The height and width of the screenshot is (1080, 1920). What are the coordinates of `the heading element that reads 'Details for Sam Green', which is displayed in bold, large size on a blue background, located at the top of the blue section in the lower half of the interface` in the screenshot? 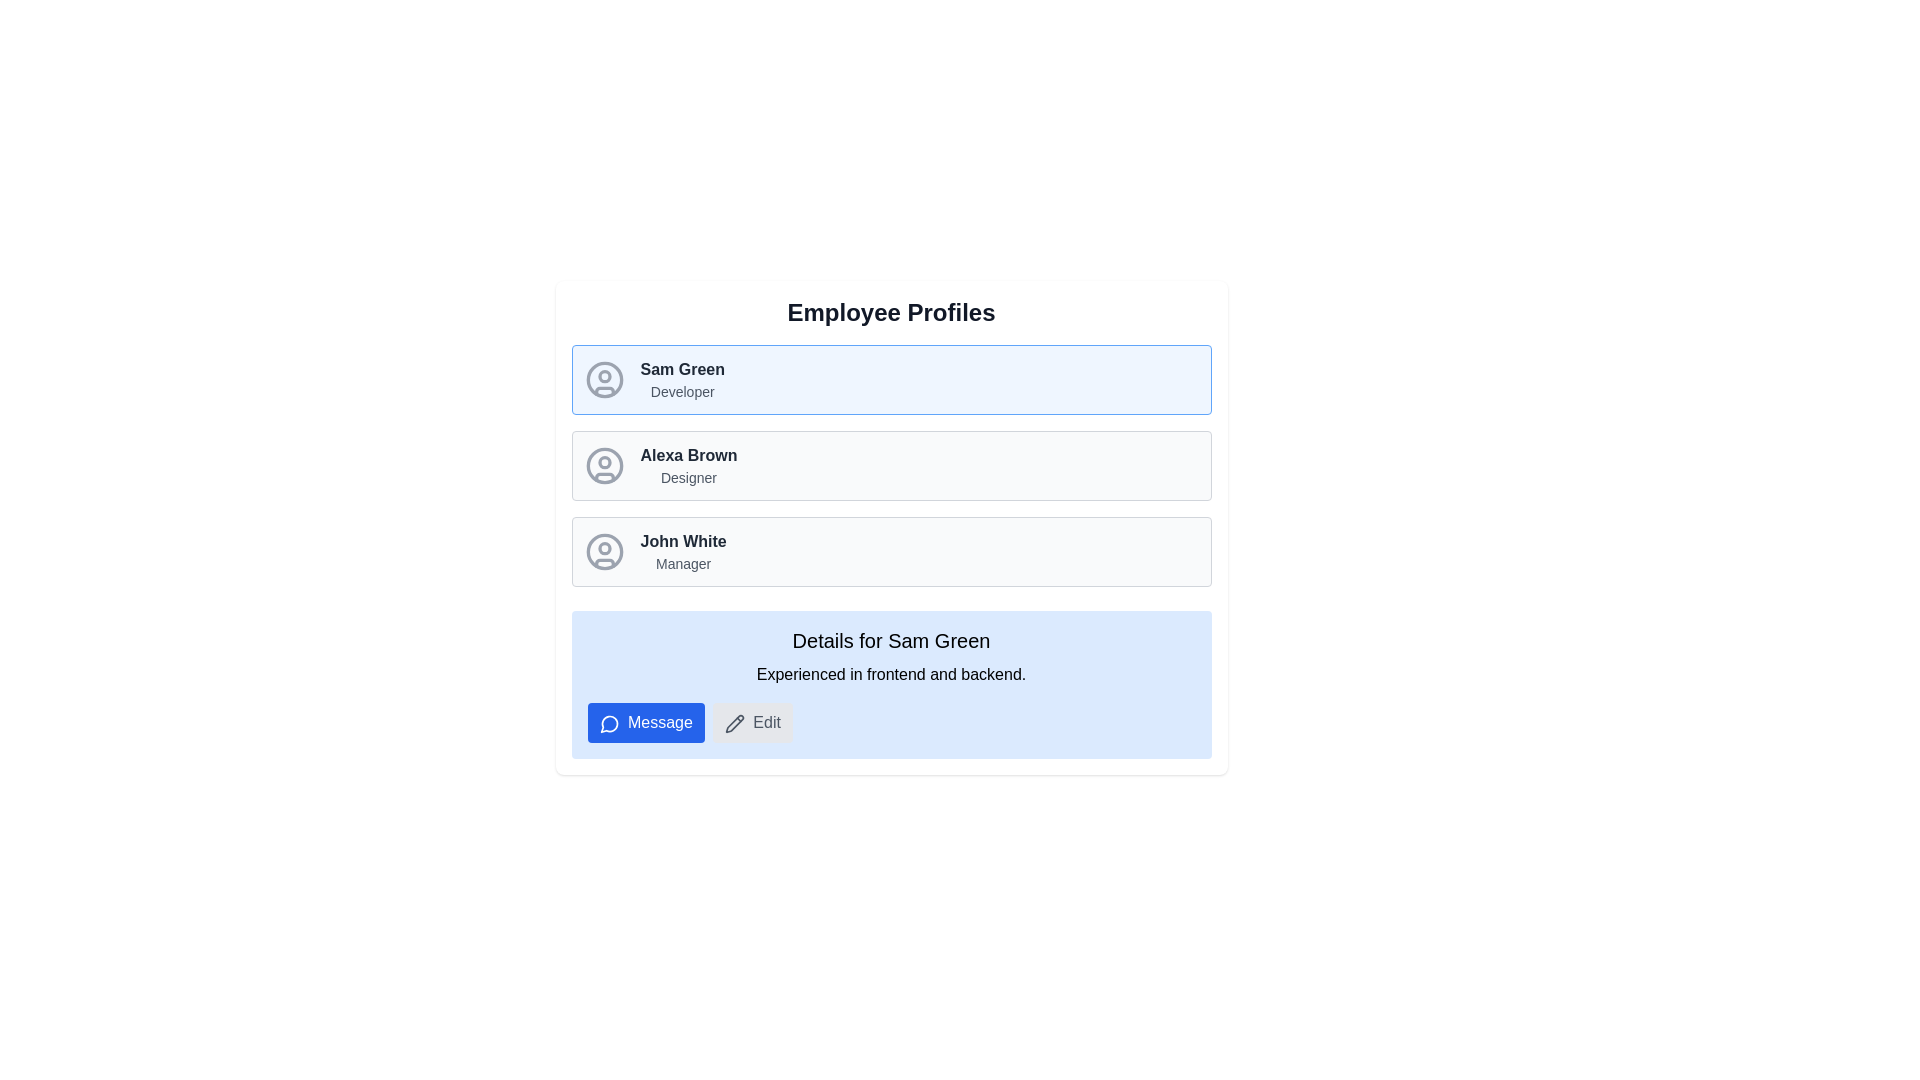 It's located at (890, 640).